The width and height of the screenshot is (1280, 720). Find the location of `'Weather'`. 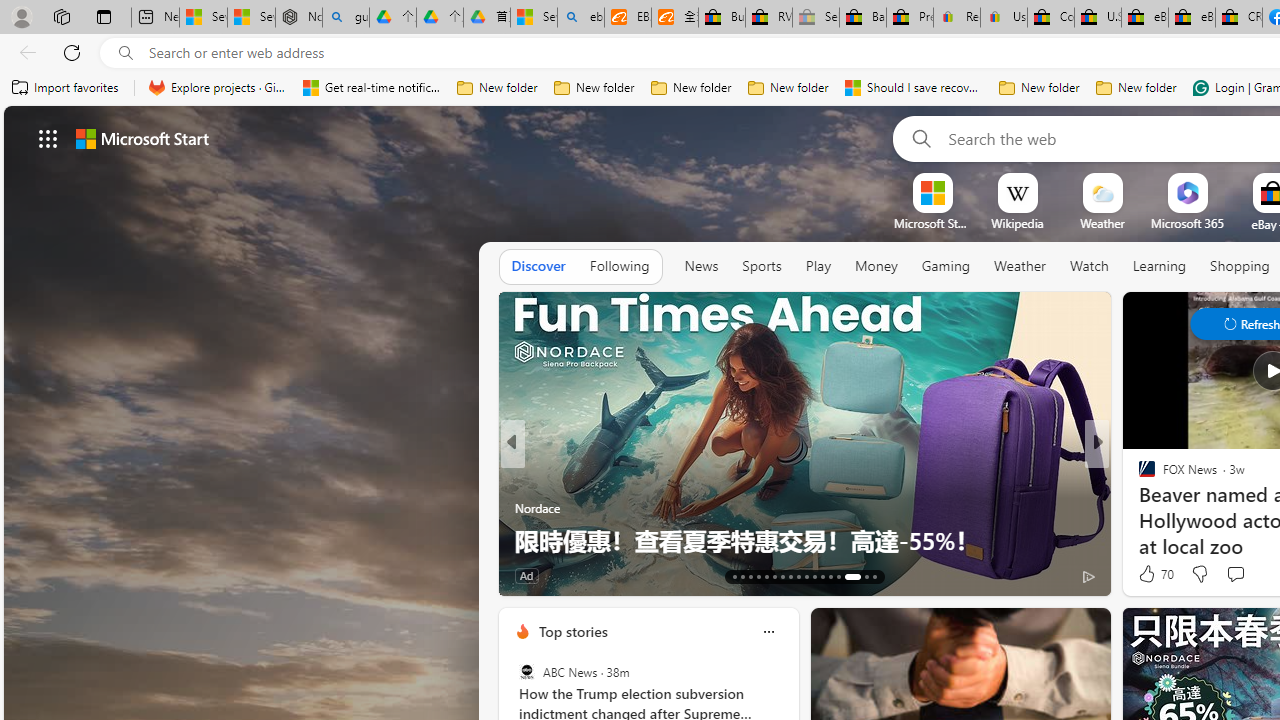

'Weather' is located at coordinates (1020, 266).